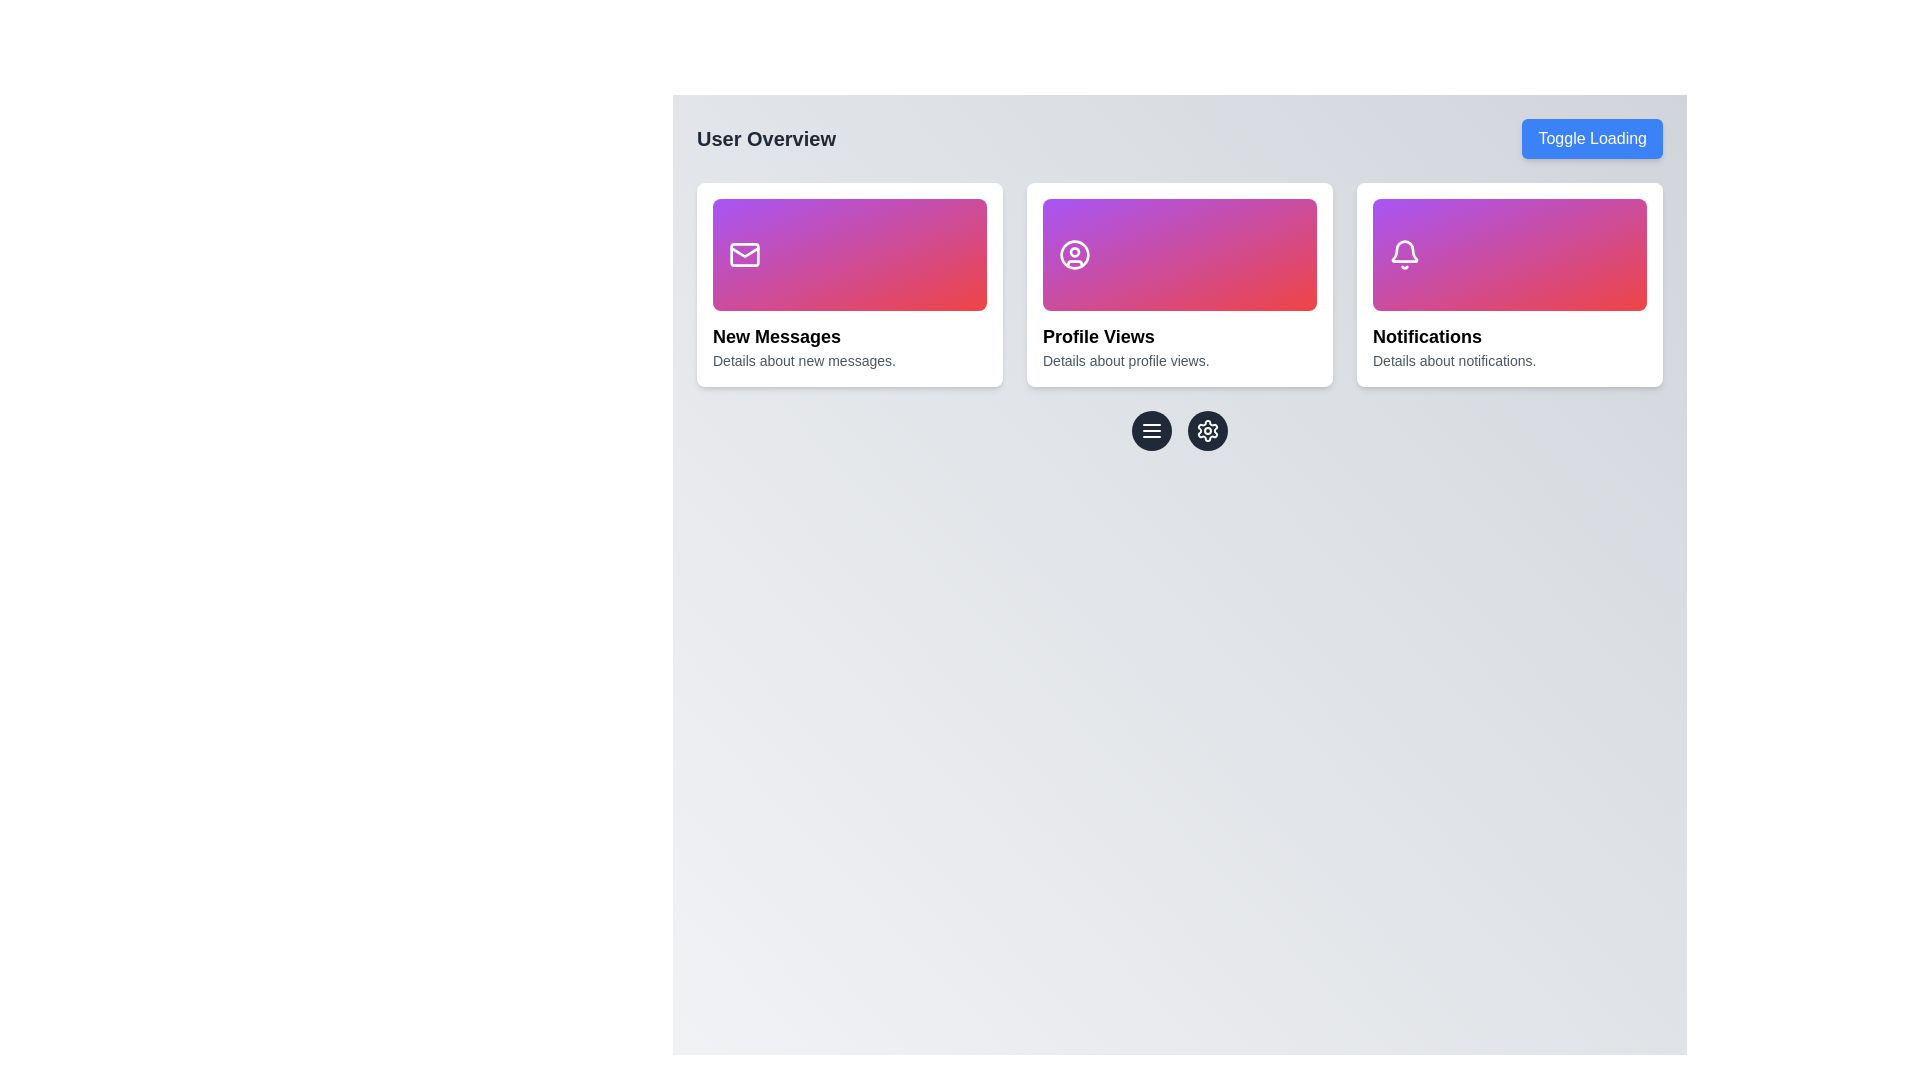 Image resolution: width=1920 pixels, height=1080 pixels. I want to click on the informational text label located below the 'Notifications' title within the rightmost card of the row, so click(1454, 361).